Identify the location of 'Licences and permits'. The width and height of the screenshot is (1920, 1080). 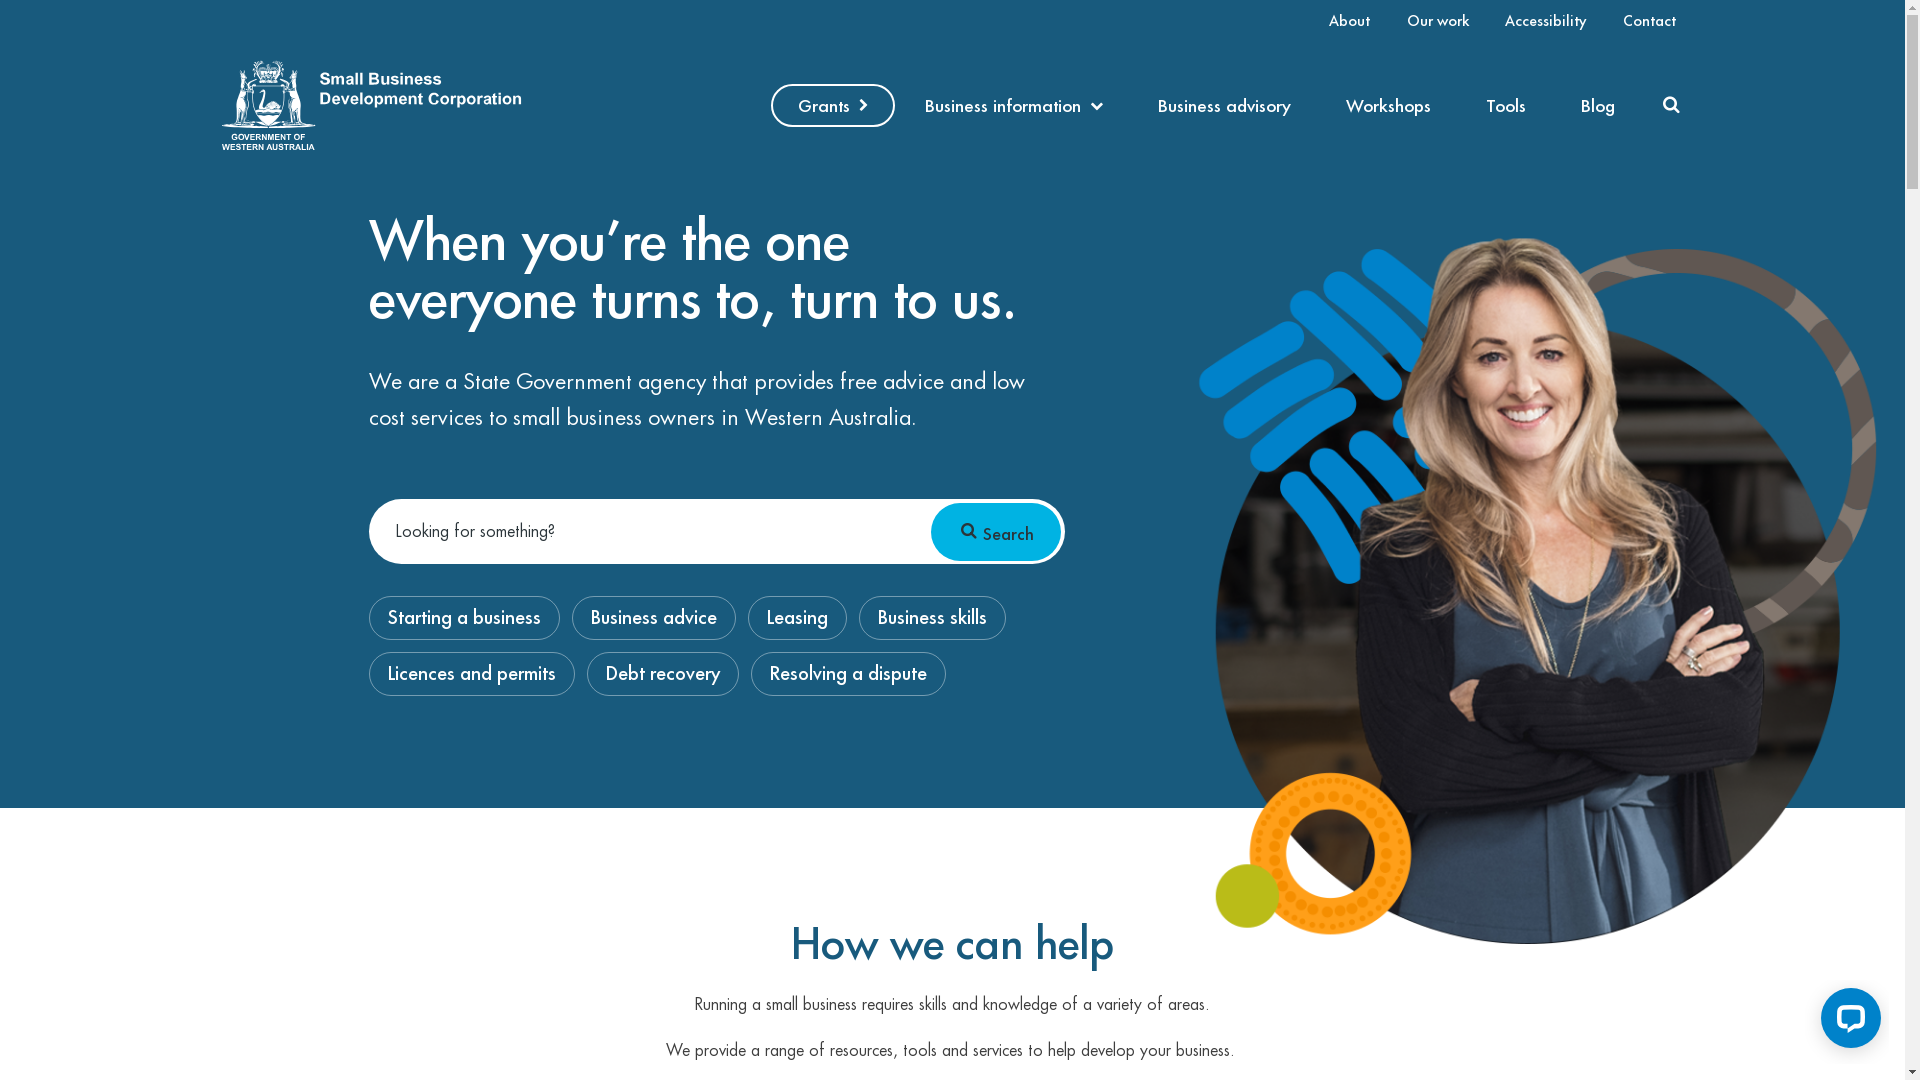
(470, 674).